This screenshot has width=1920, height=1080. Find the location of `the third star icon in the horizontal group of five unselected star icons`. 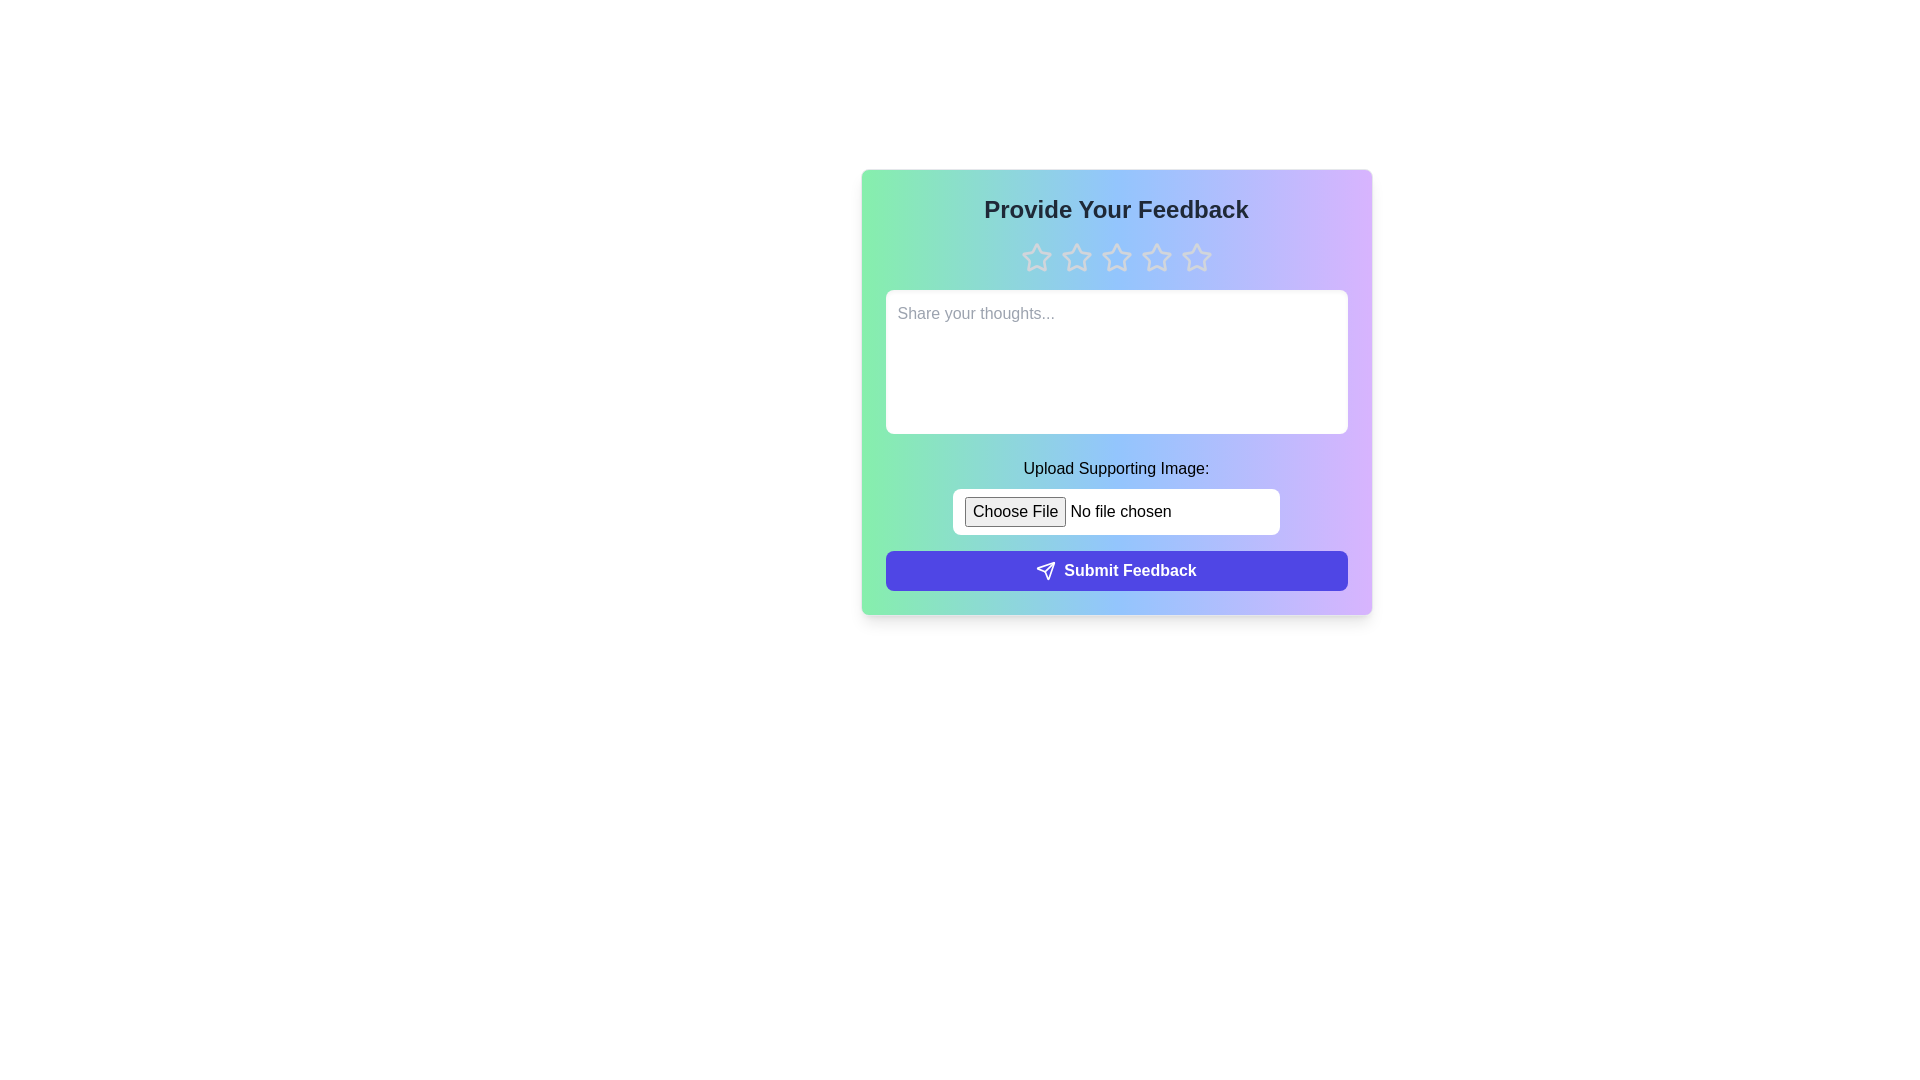

the third star icon in the horizontal group of five unselected star icons is located at coordinates (1115, 257).